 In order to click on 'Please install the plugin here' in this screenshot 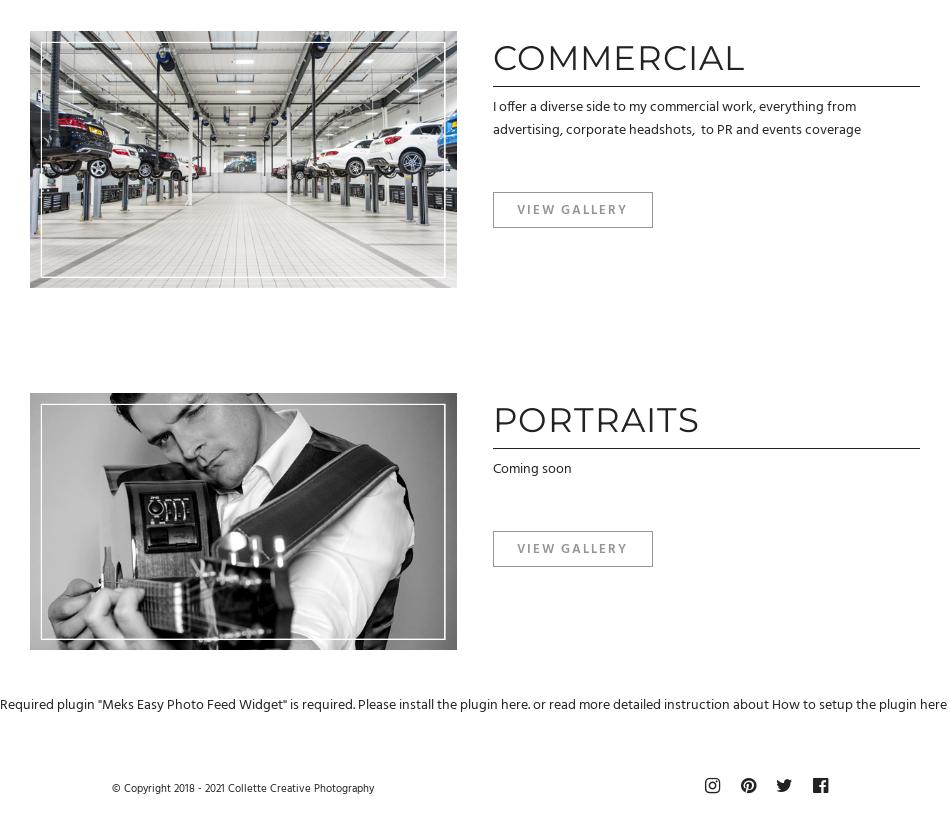, I will do `click(441, 705)`.